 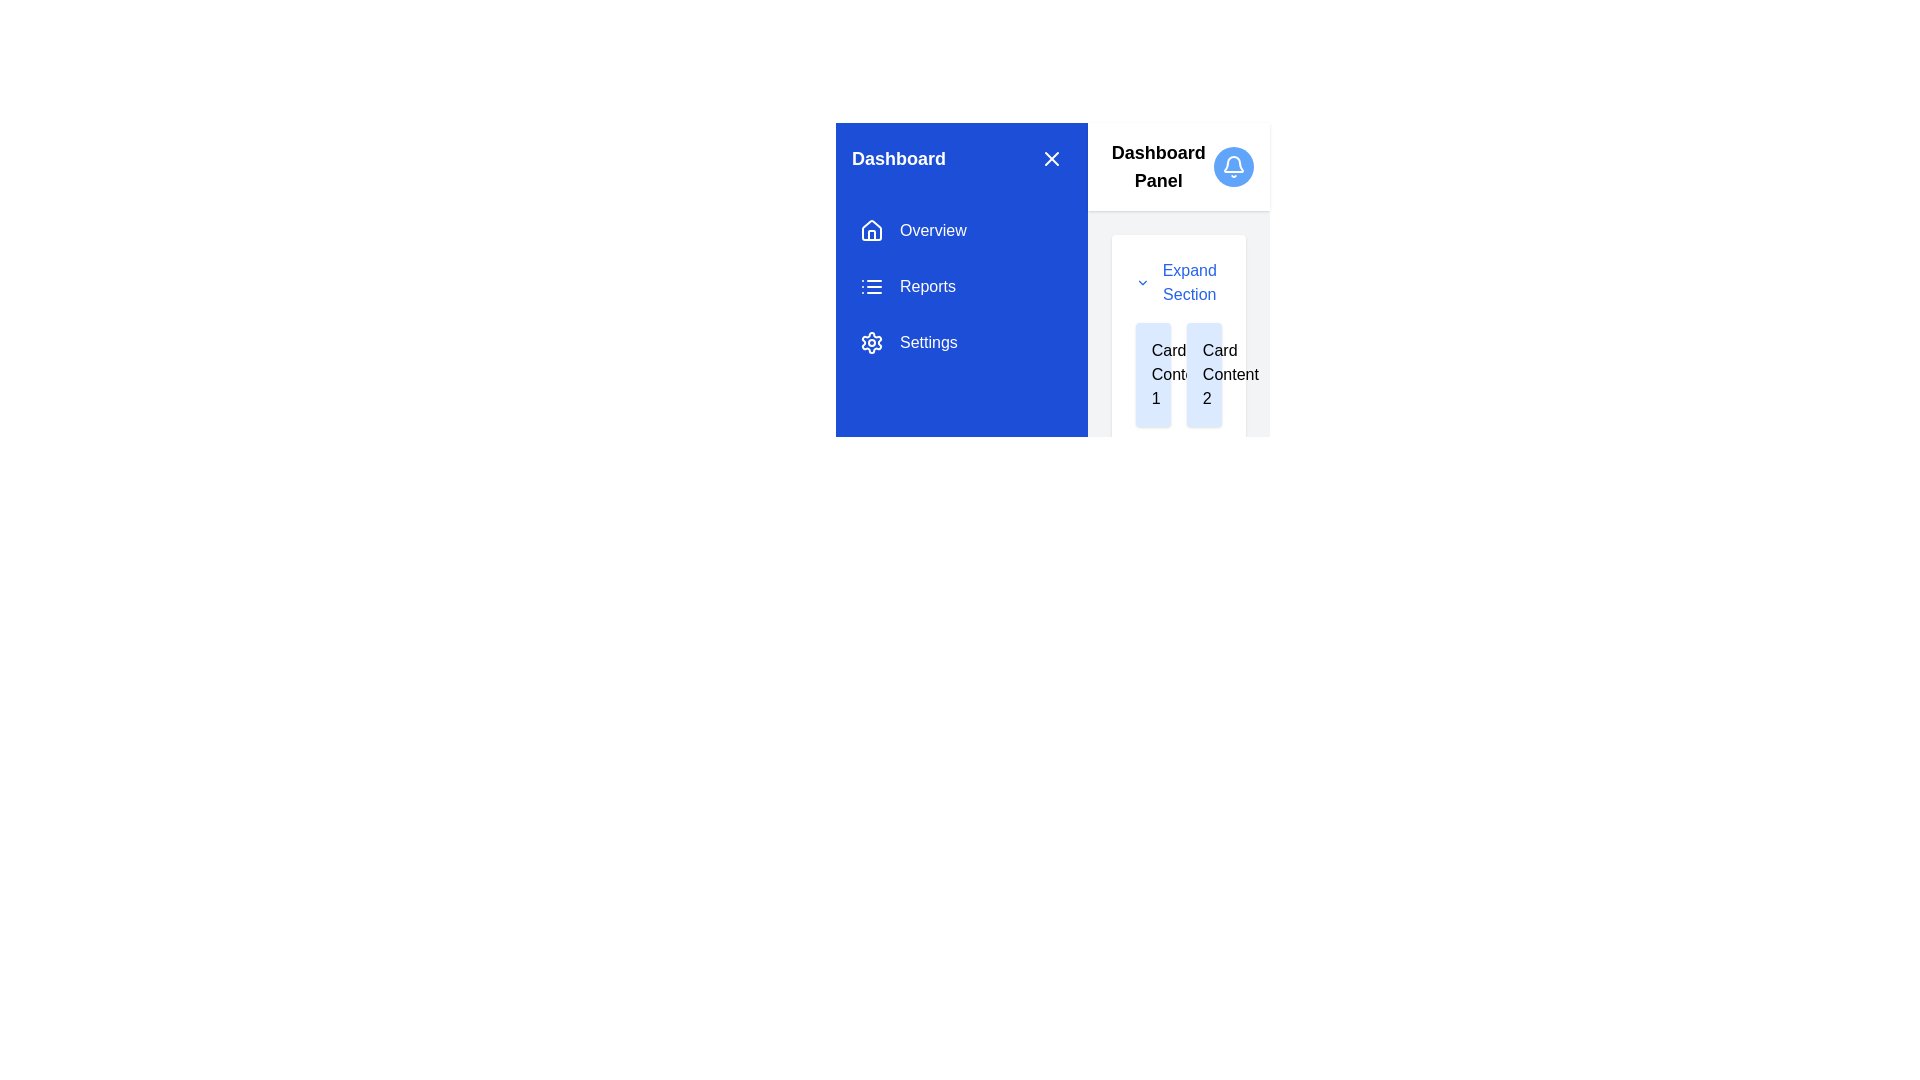 I want to click on the small downward-pointing chevron icon next to the text 'Expand Section', so click(x=1142, y=282).